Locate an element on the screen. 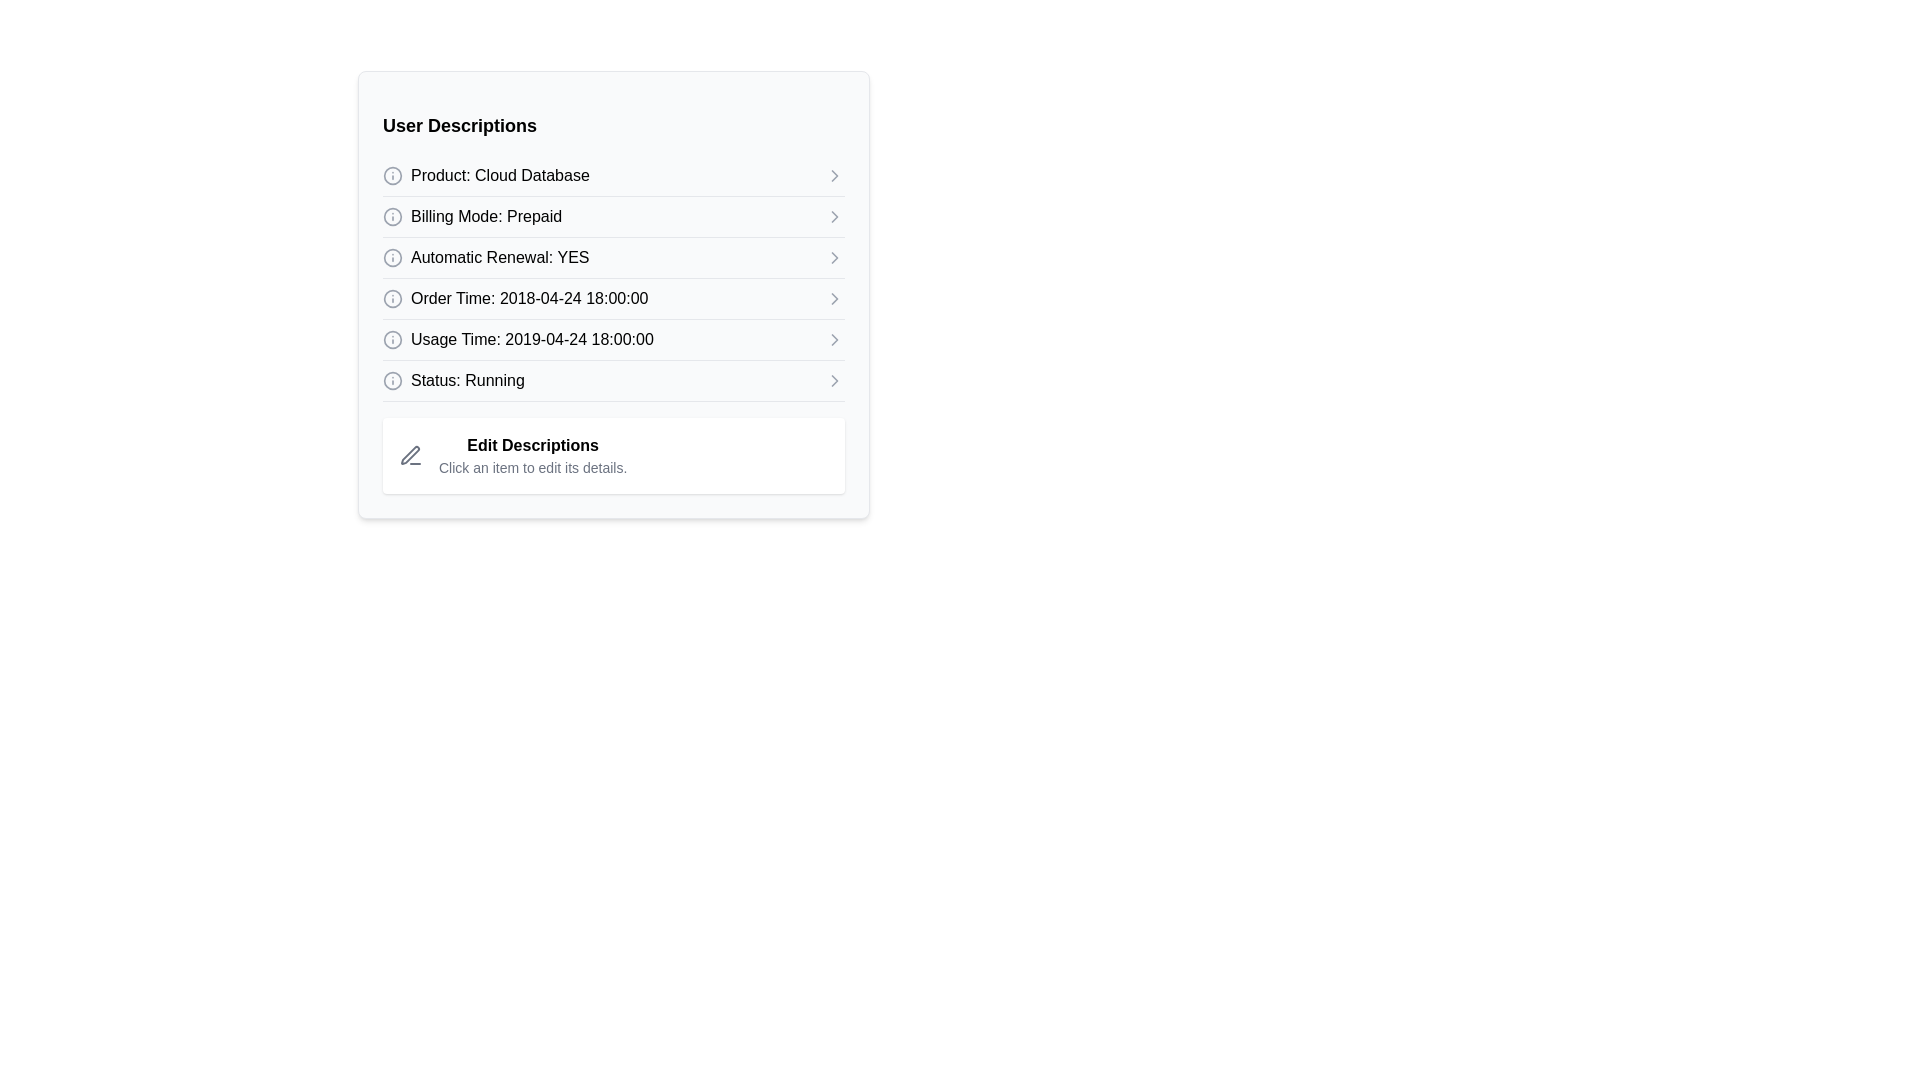 This screenshot has height=1080, width=1920. text content of the clickable row item displaying 'Order Time: 2018-04-24 18:00:00', located under the section header 'User Descriptions' is located at coordinates (613, 299).